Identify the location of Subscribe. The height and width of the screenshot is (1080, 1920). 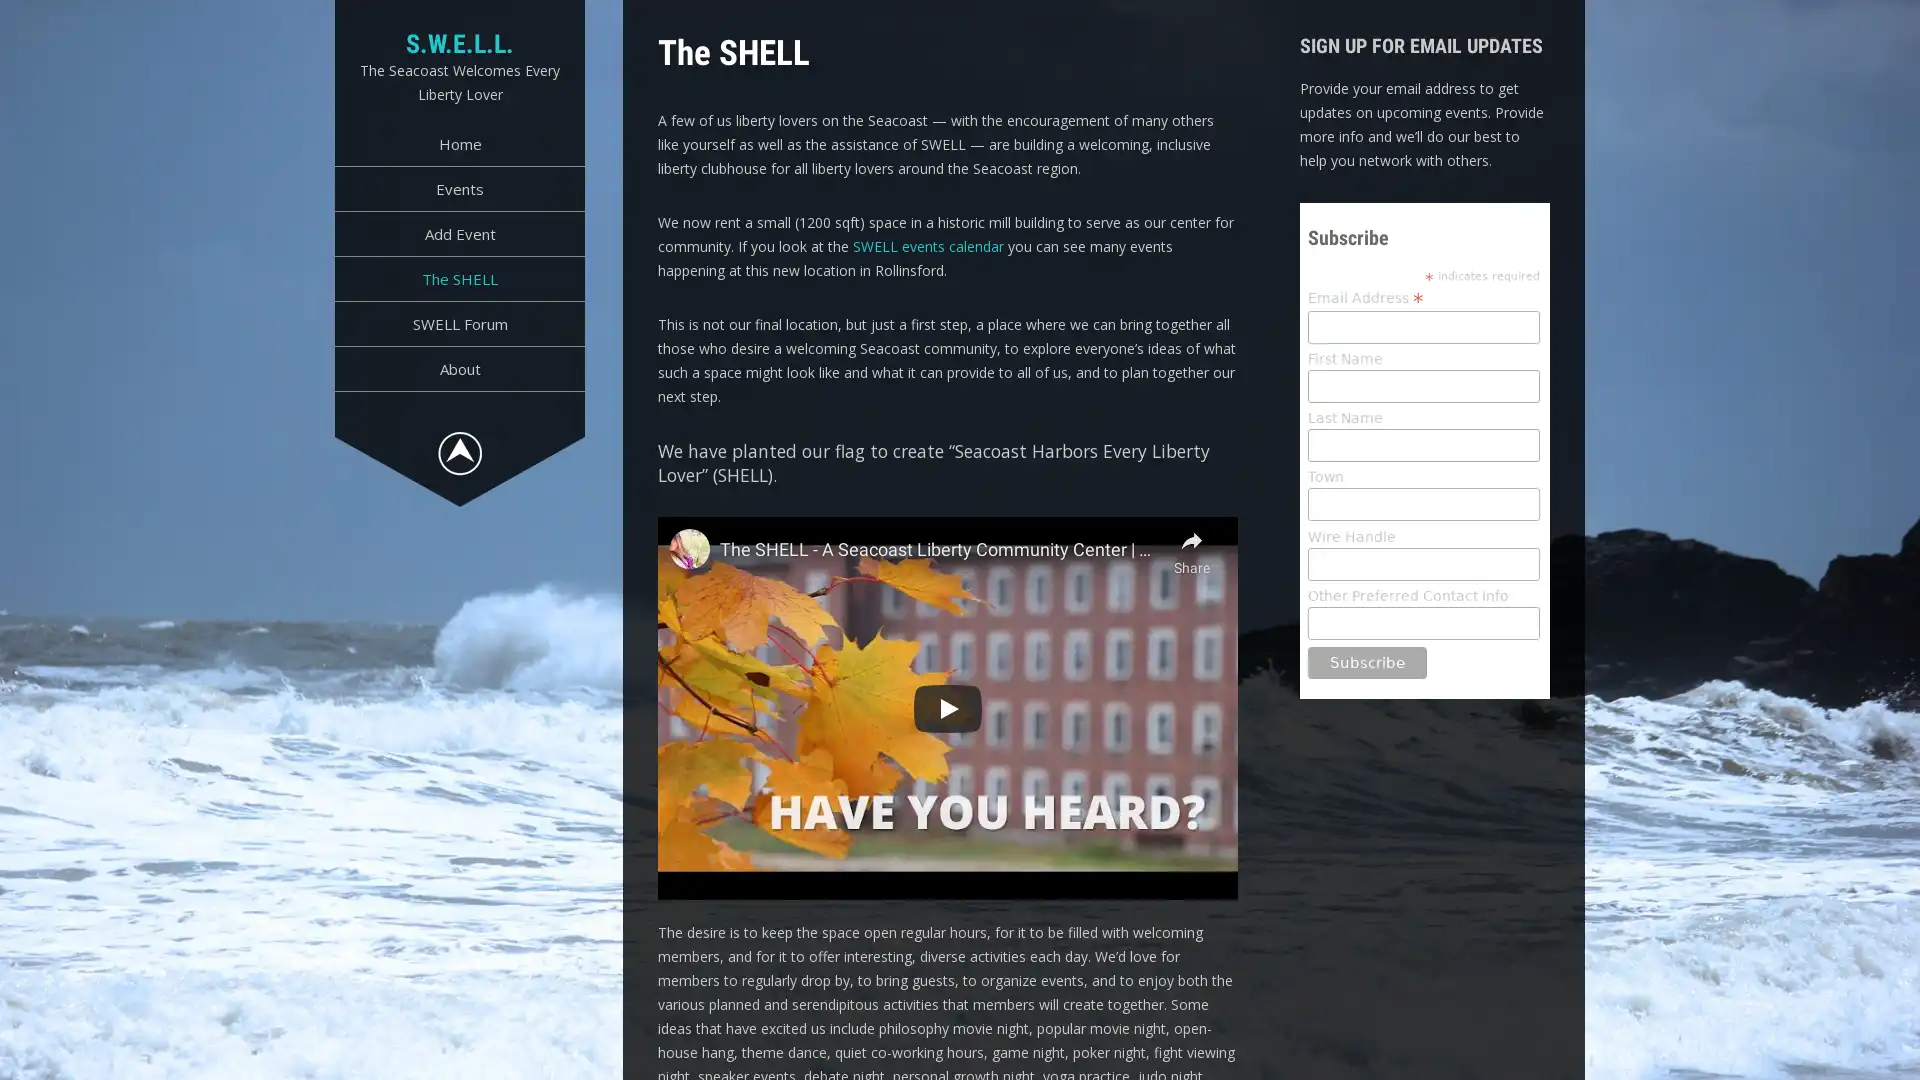
(1365, 663).